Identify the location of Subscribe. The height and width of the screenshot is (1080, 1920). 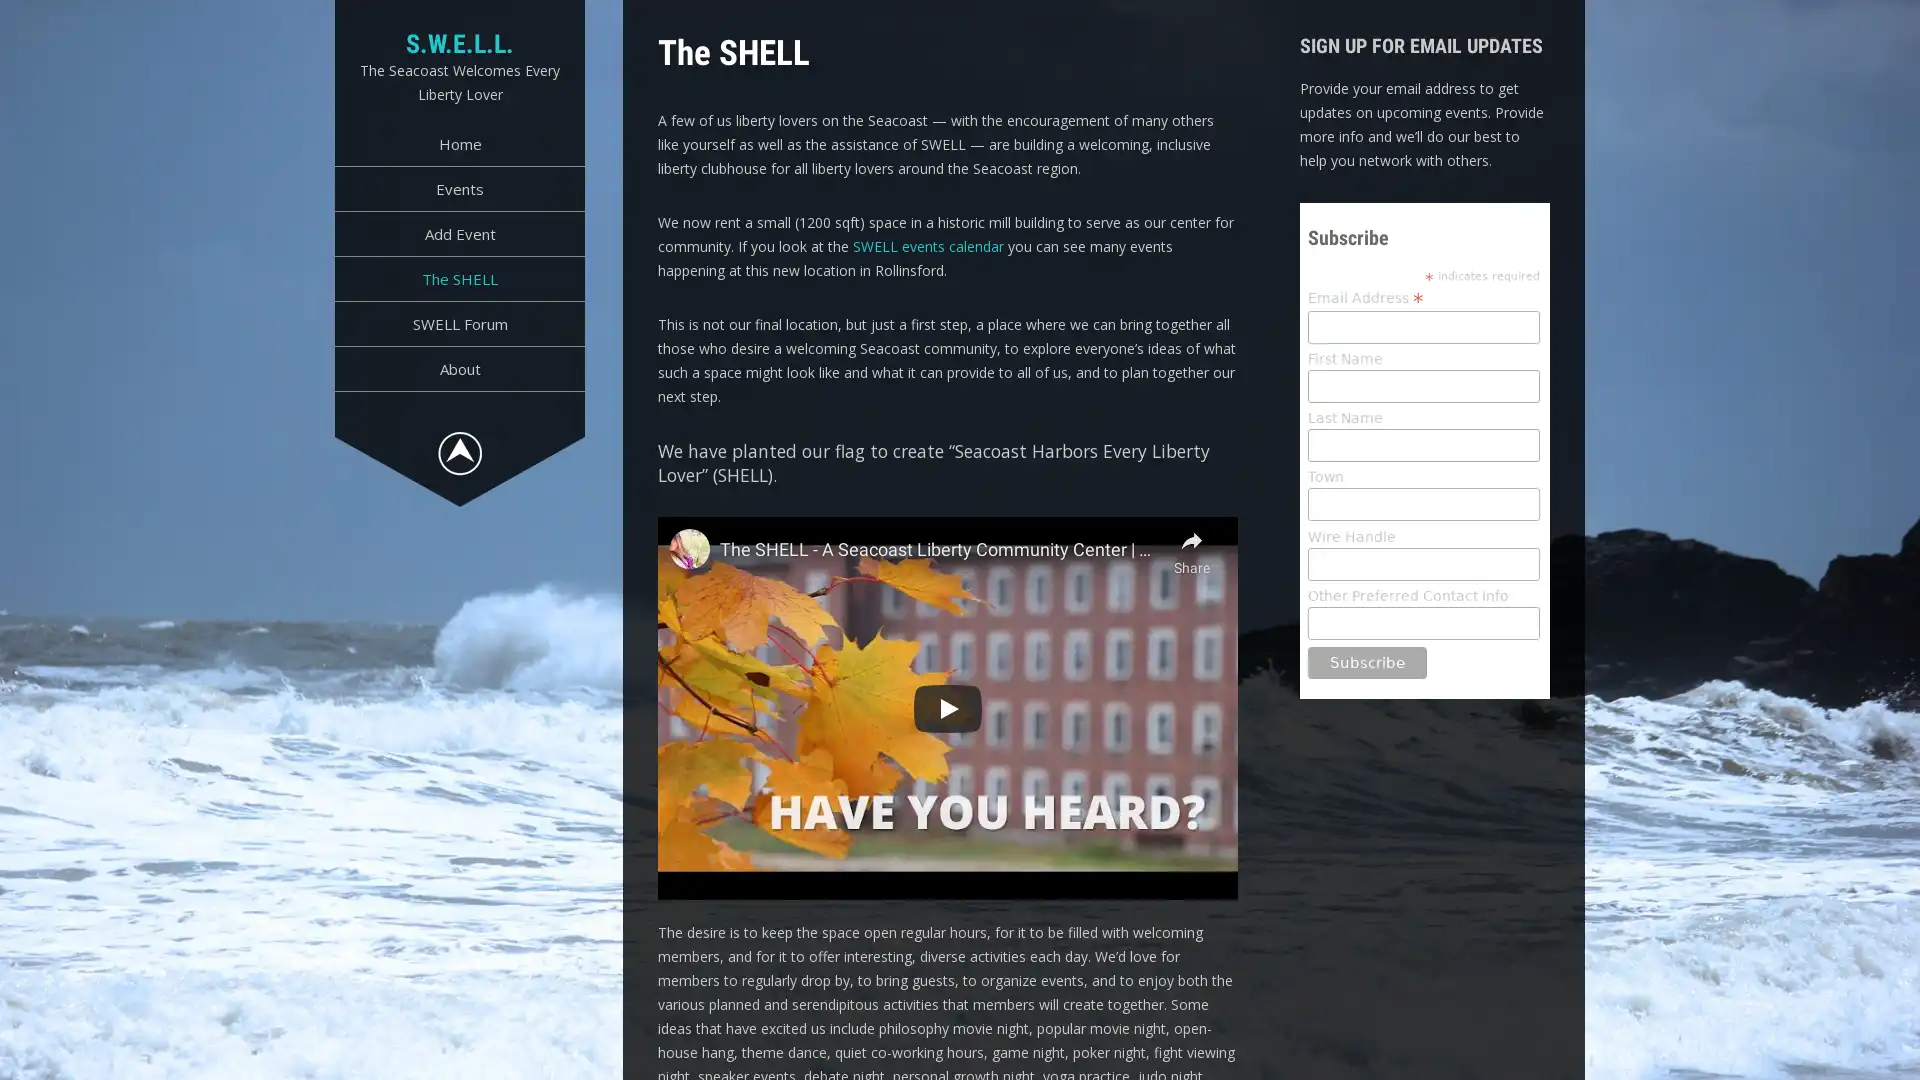
(1365, 663).